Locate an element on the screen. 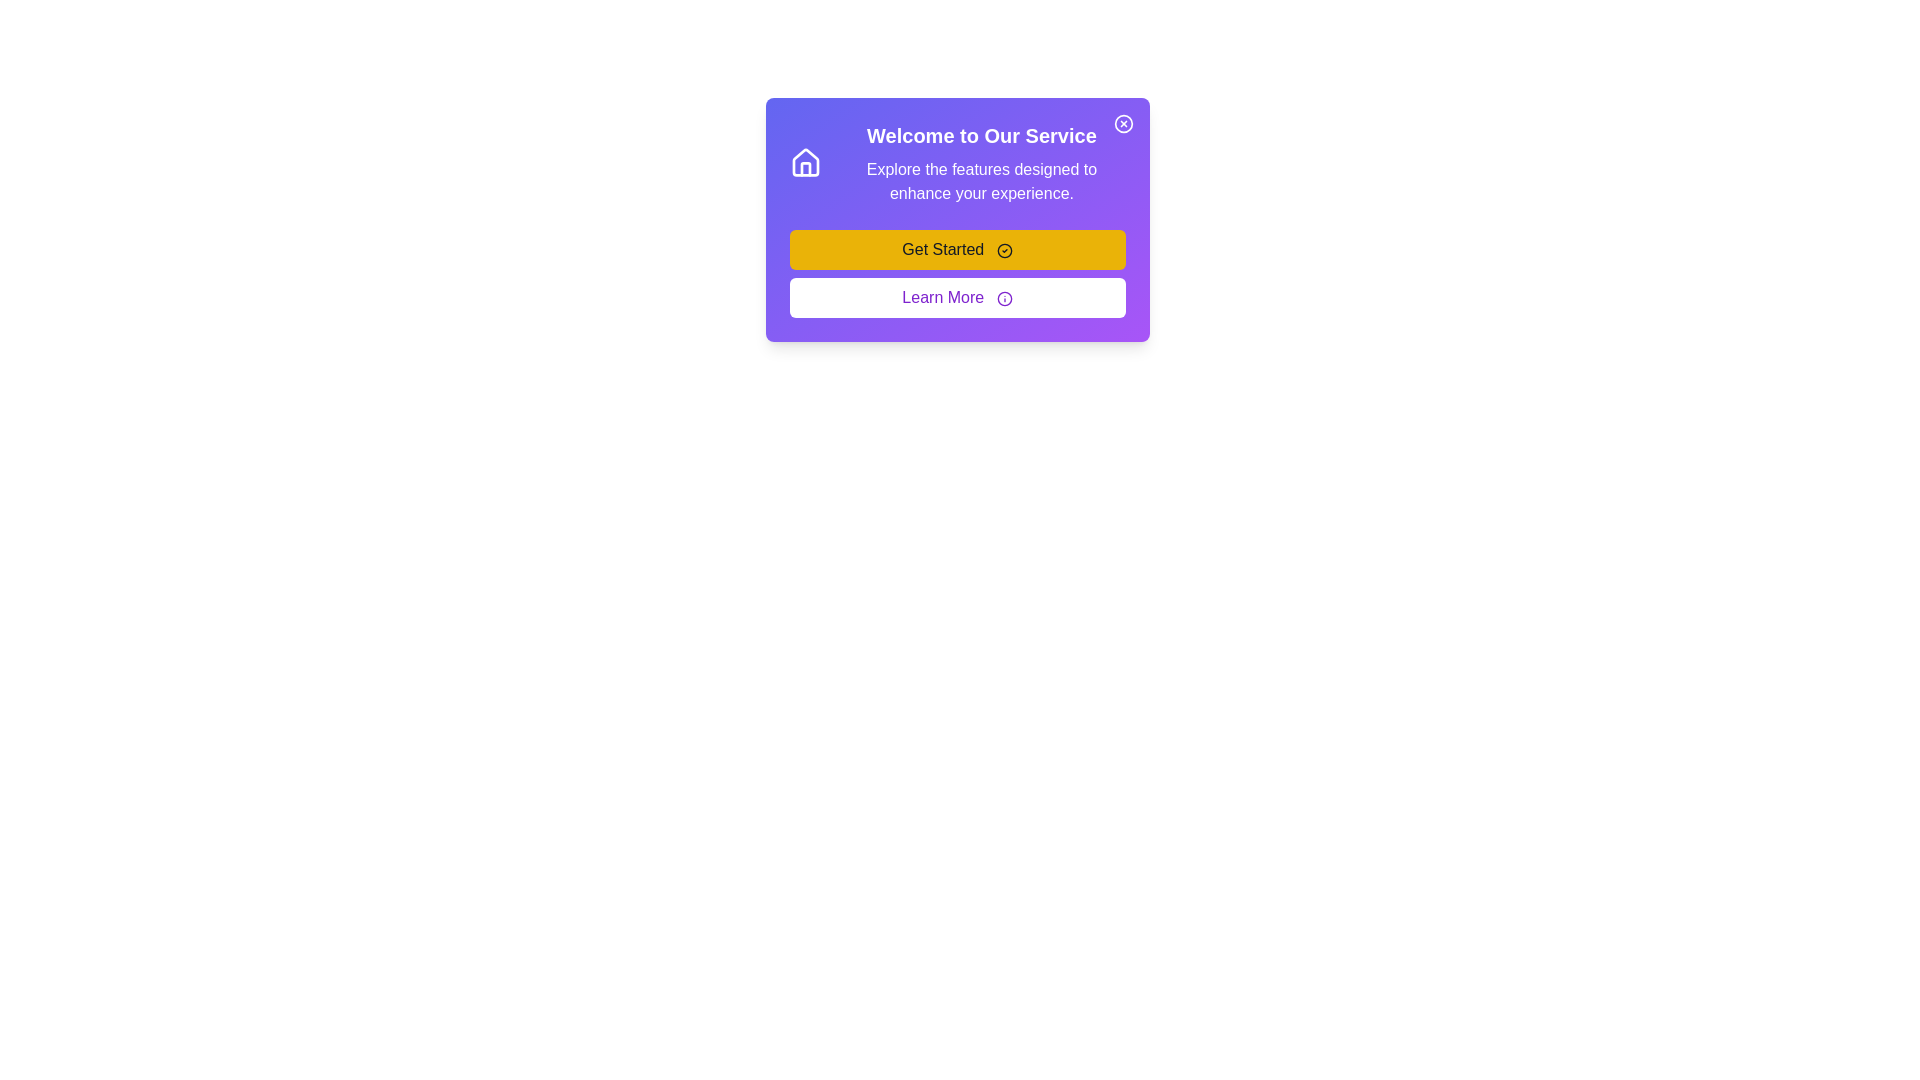  the static text description located below the 'Welcome to Our Service' heading, which provides additional context about the service is located at coordinates (981, 181).